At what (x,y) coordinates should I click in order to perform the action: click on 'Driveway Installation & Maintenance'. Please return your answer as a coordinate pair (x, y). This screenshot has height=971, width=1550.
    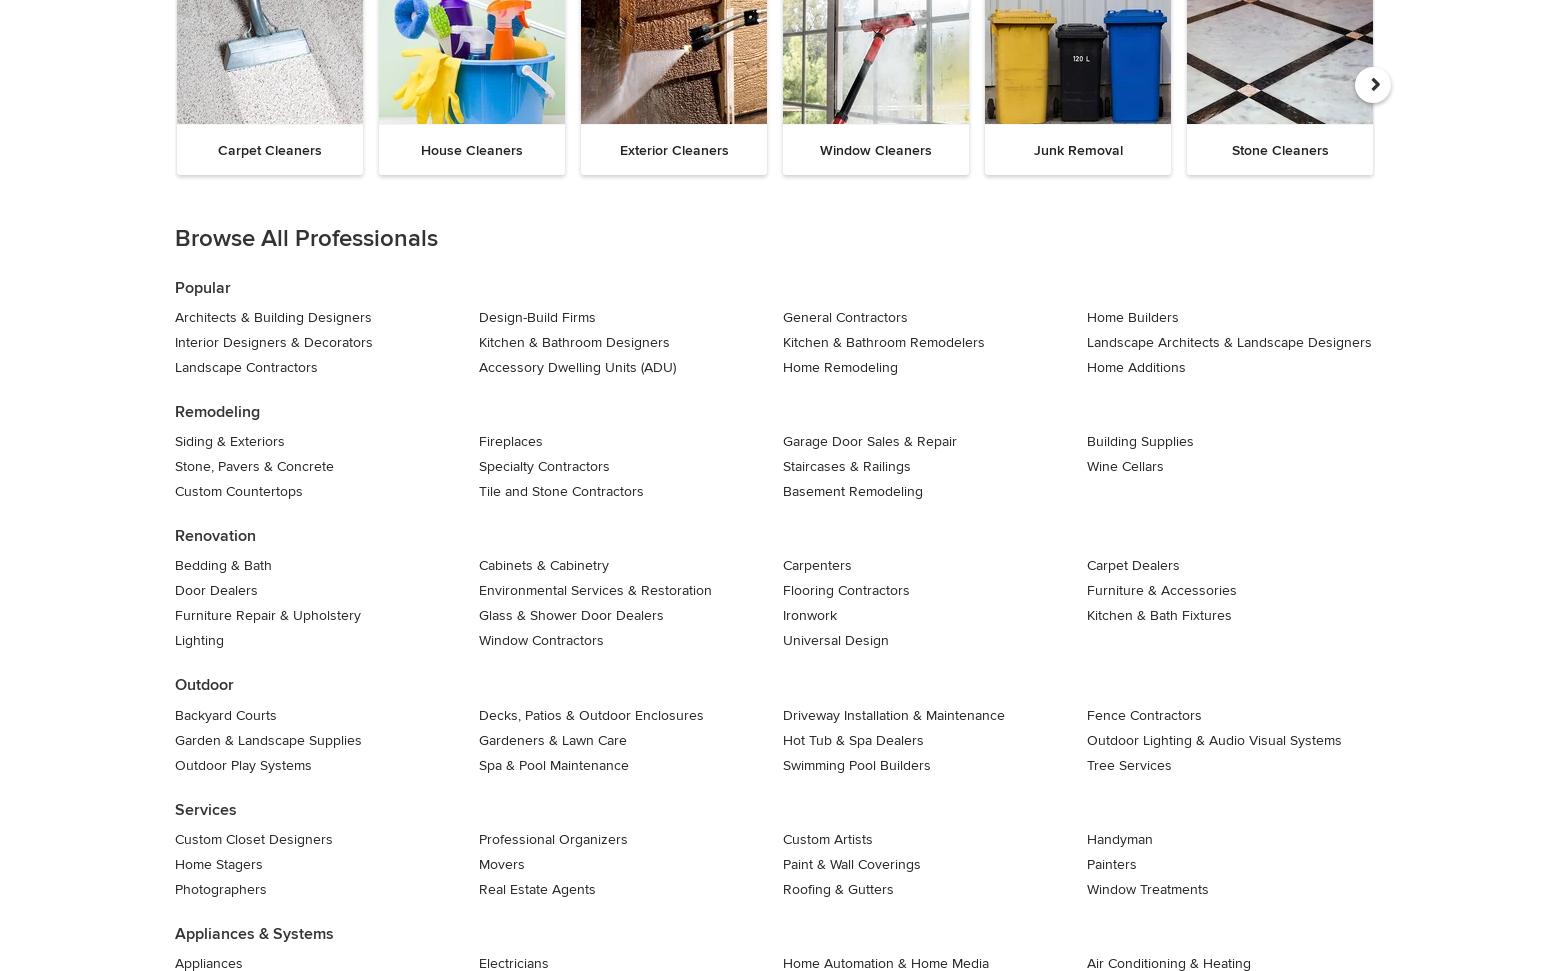
    Looking at the image, I should click on (782, 713).